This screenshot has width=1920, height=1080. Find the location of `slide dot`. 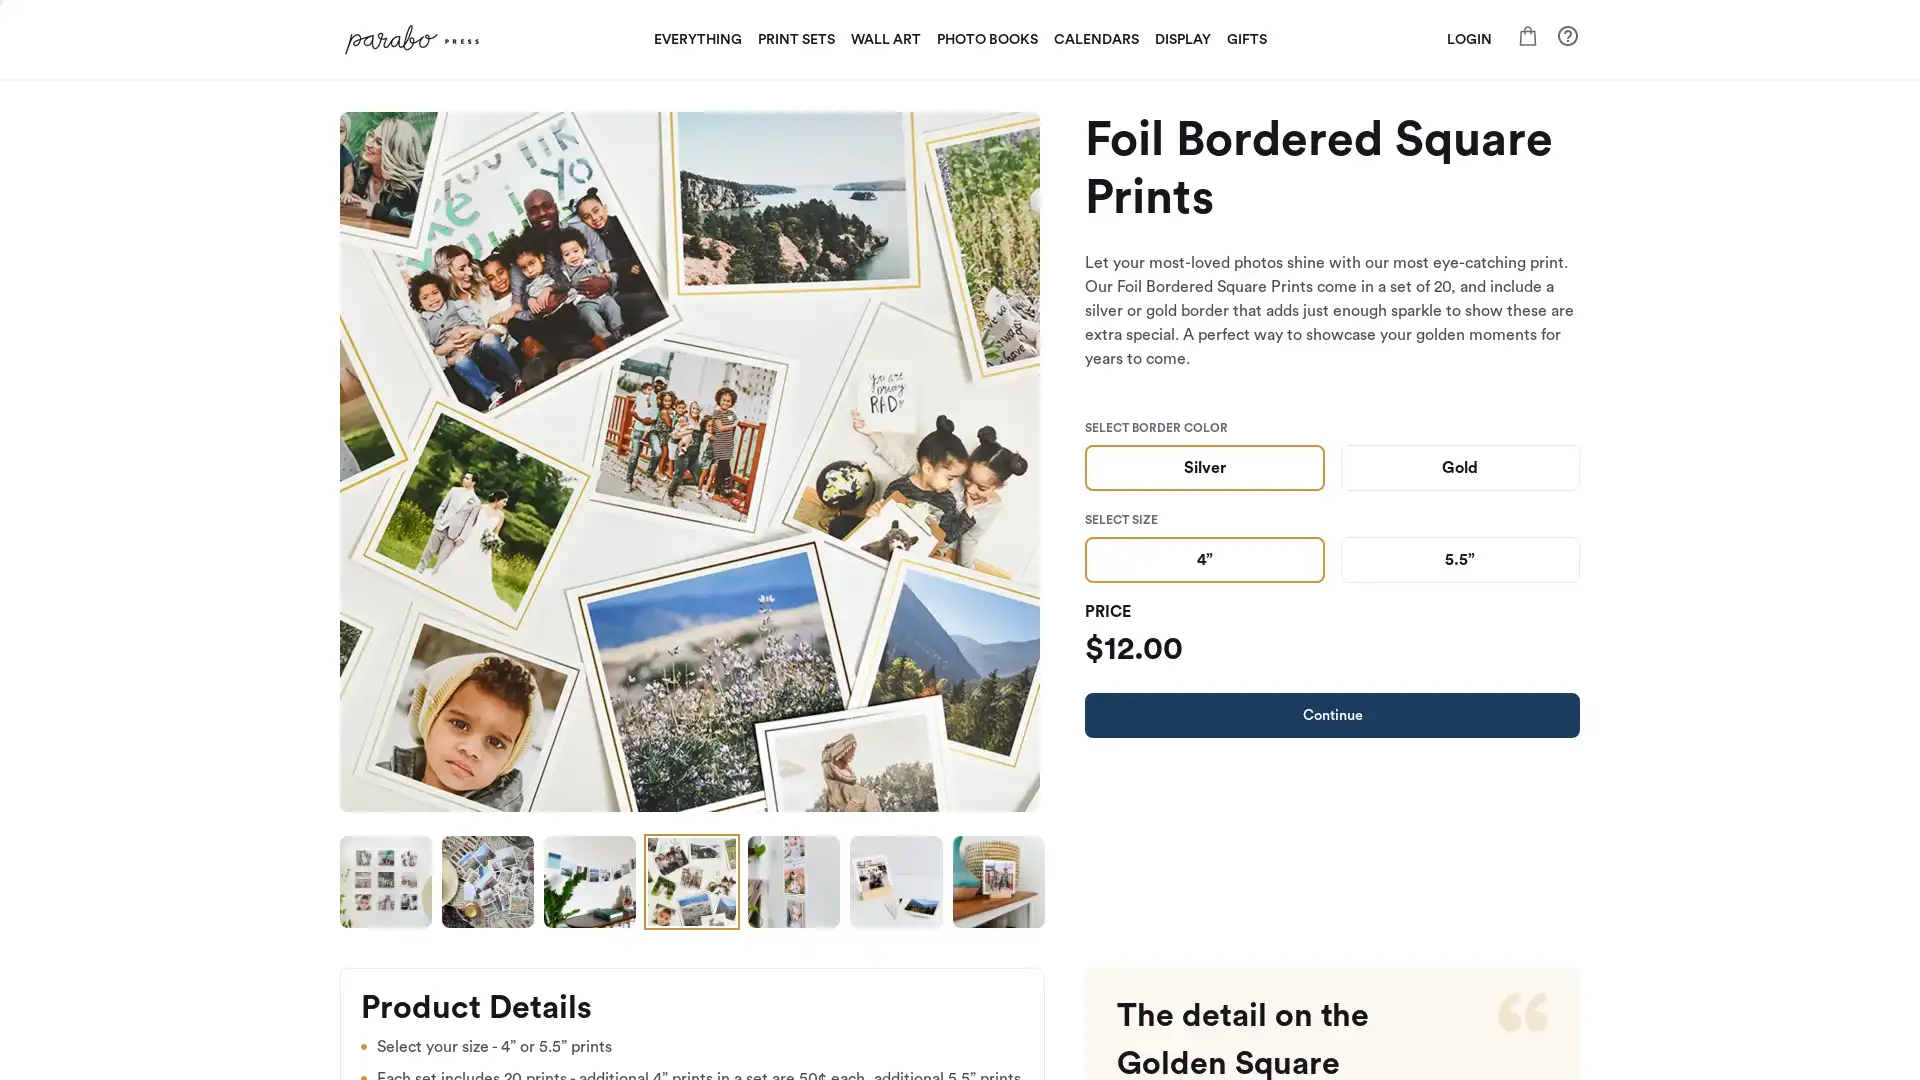

slide dot is located at coordinates (385, 881).